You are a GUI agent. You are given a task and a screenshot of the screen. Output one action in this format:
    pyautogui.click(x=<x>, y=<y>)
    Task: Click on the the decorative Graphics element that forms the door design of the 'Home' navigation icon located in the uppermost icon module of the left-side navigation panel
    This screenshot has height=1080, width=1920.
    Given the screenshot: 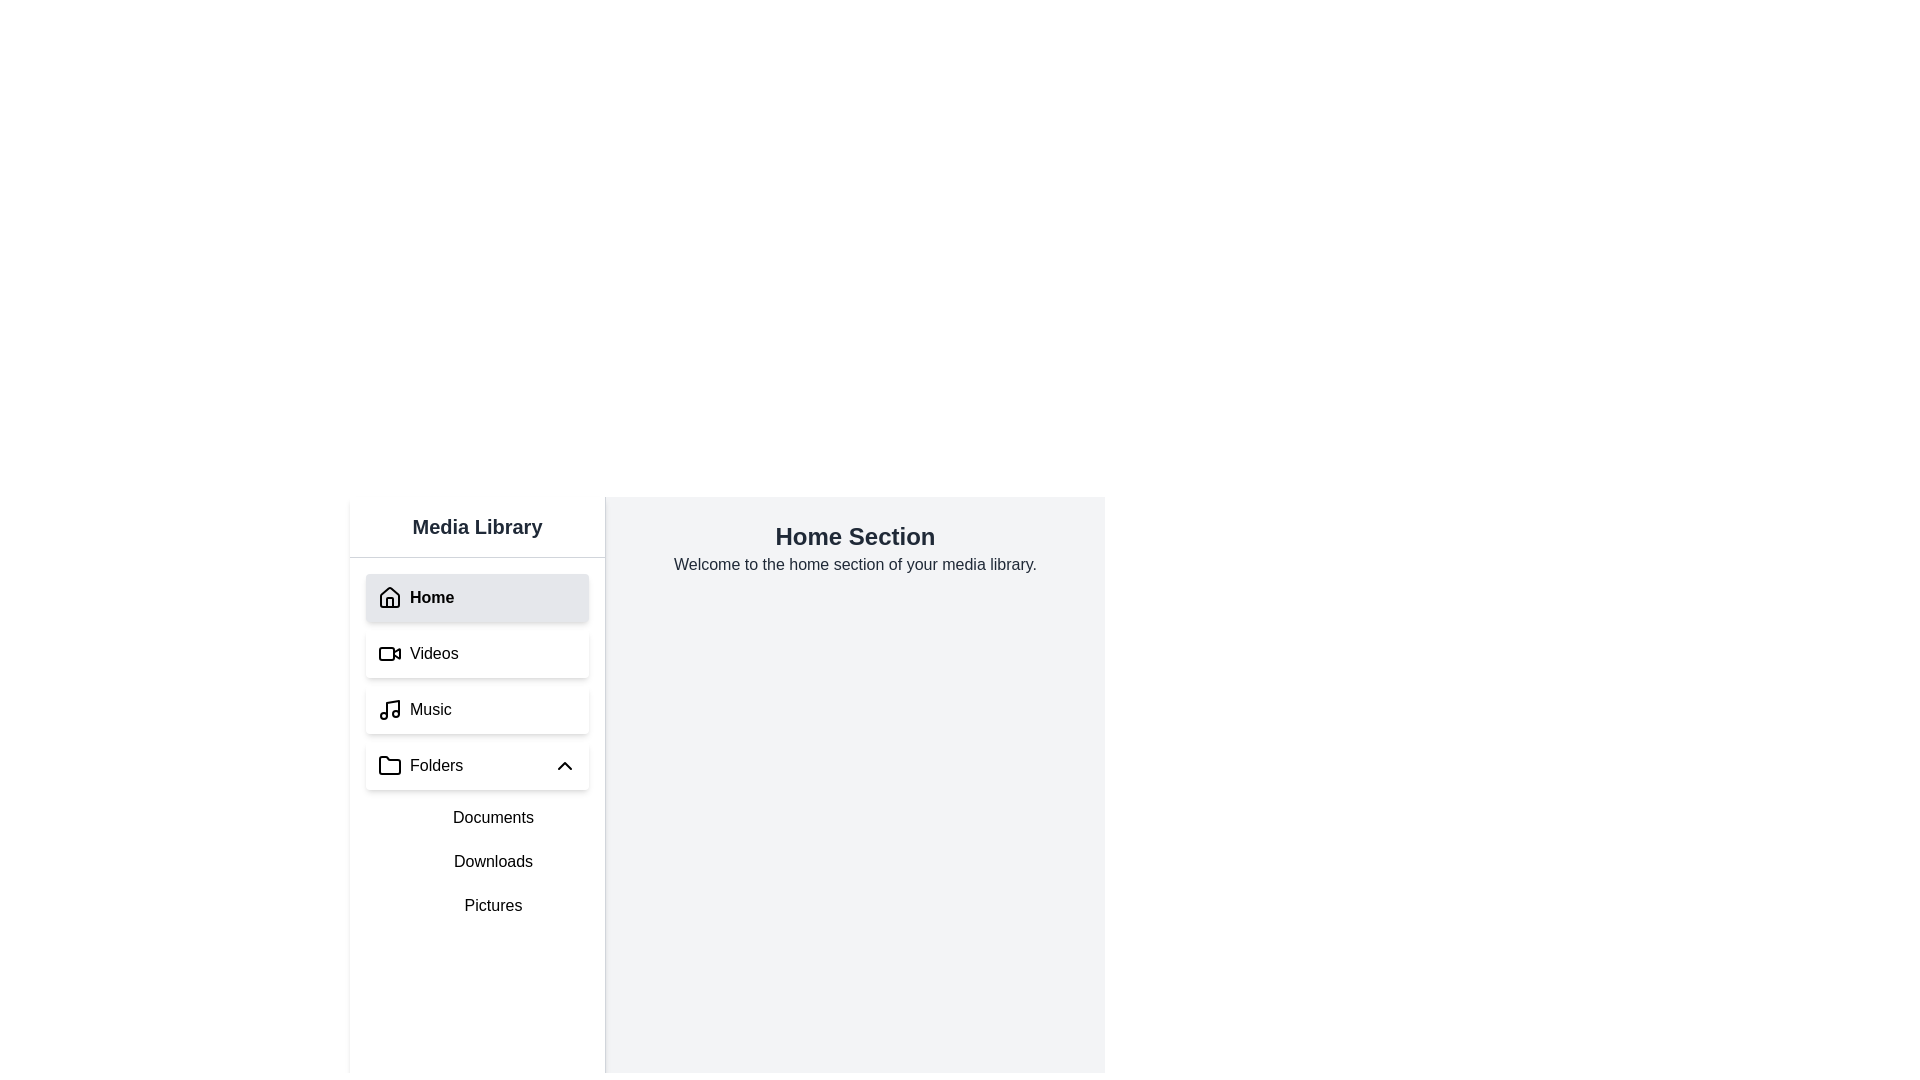 What is the action you would take?
    pyautogui.click(x=389, y=601)
    